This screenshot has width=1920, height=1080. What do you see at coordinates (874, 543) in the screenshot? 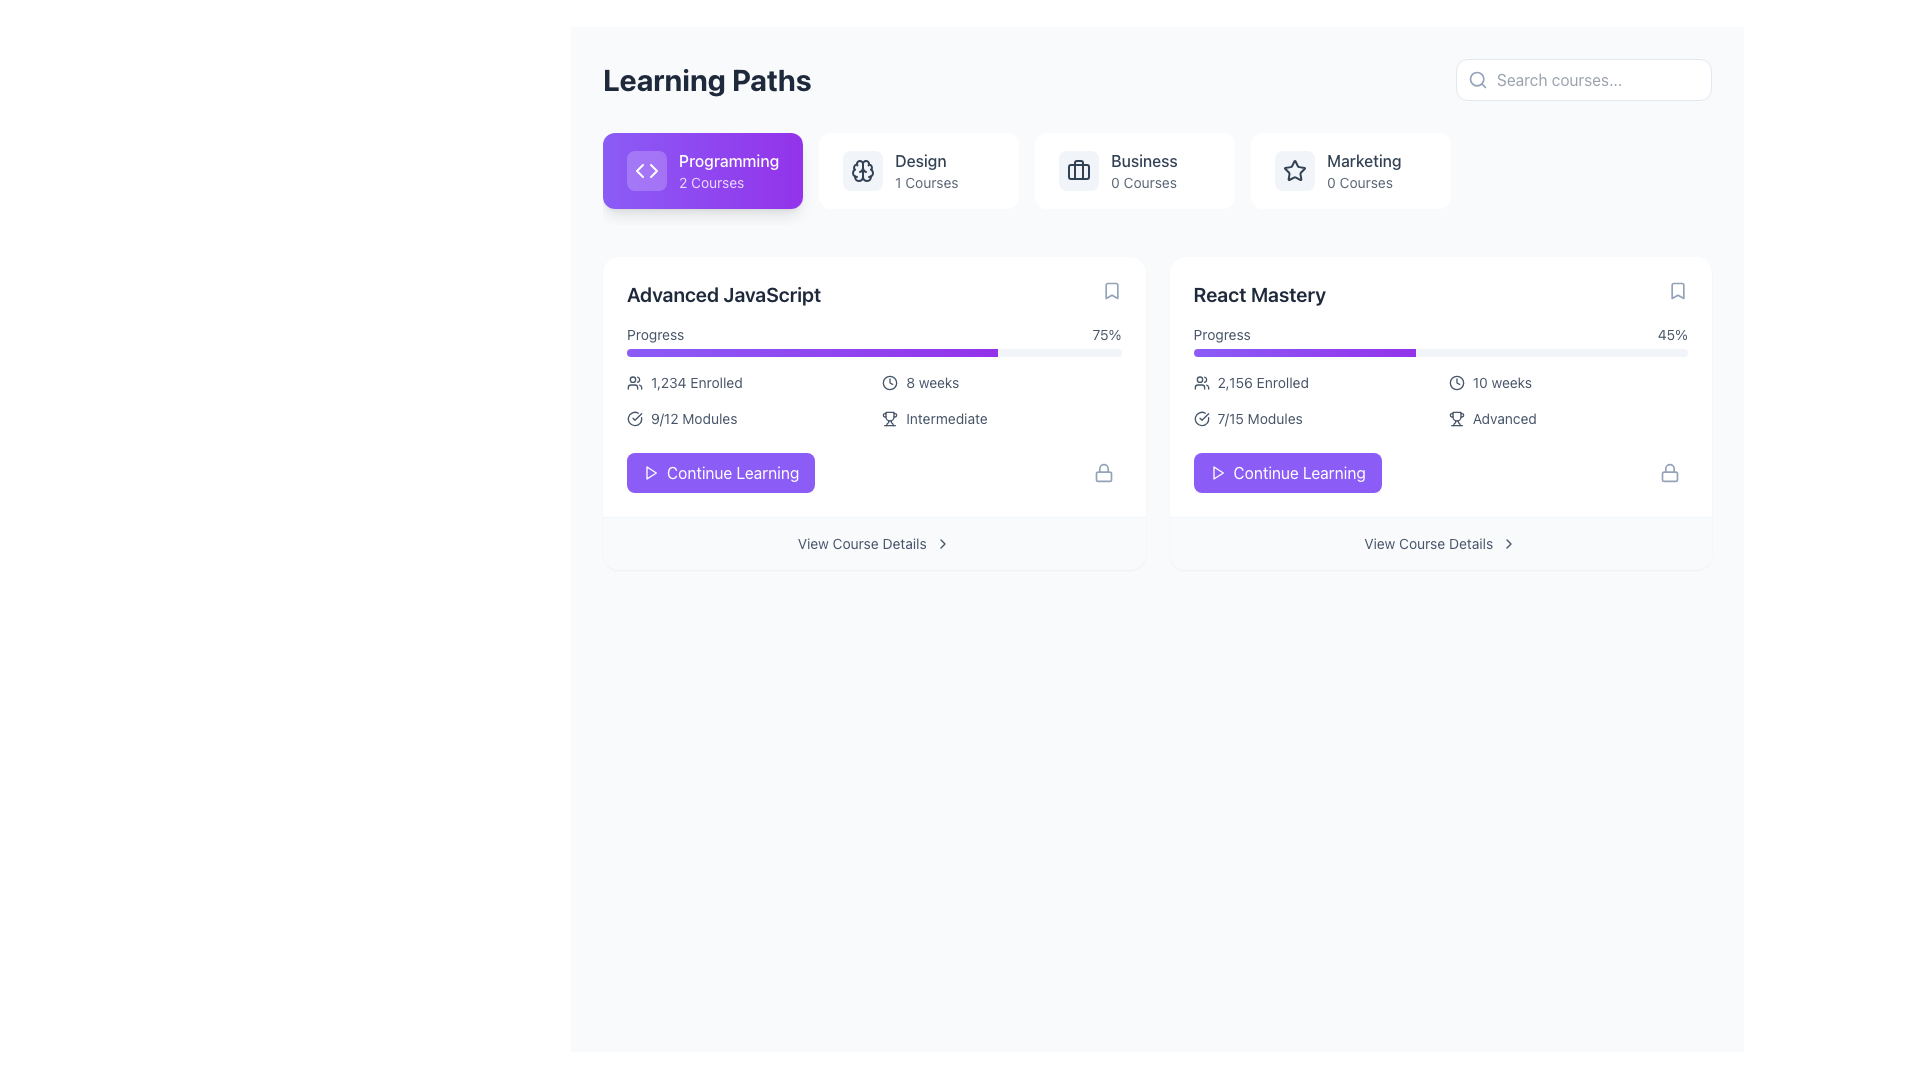
I see `the button located below the 'Continue Learning' button in the 'Advanced JavaScript' section` at bounding box center [874, 543].